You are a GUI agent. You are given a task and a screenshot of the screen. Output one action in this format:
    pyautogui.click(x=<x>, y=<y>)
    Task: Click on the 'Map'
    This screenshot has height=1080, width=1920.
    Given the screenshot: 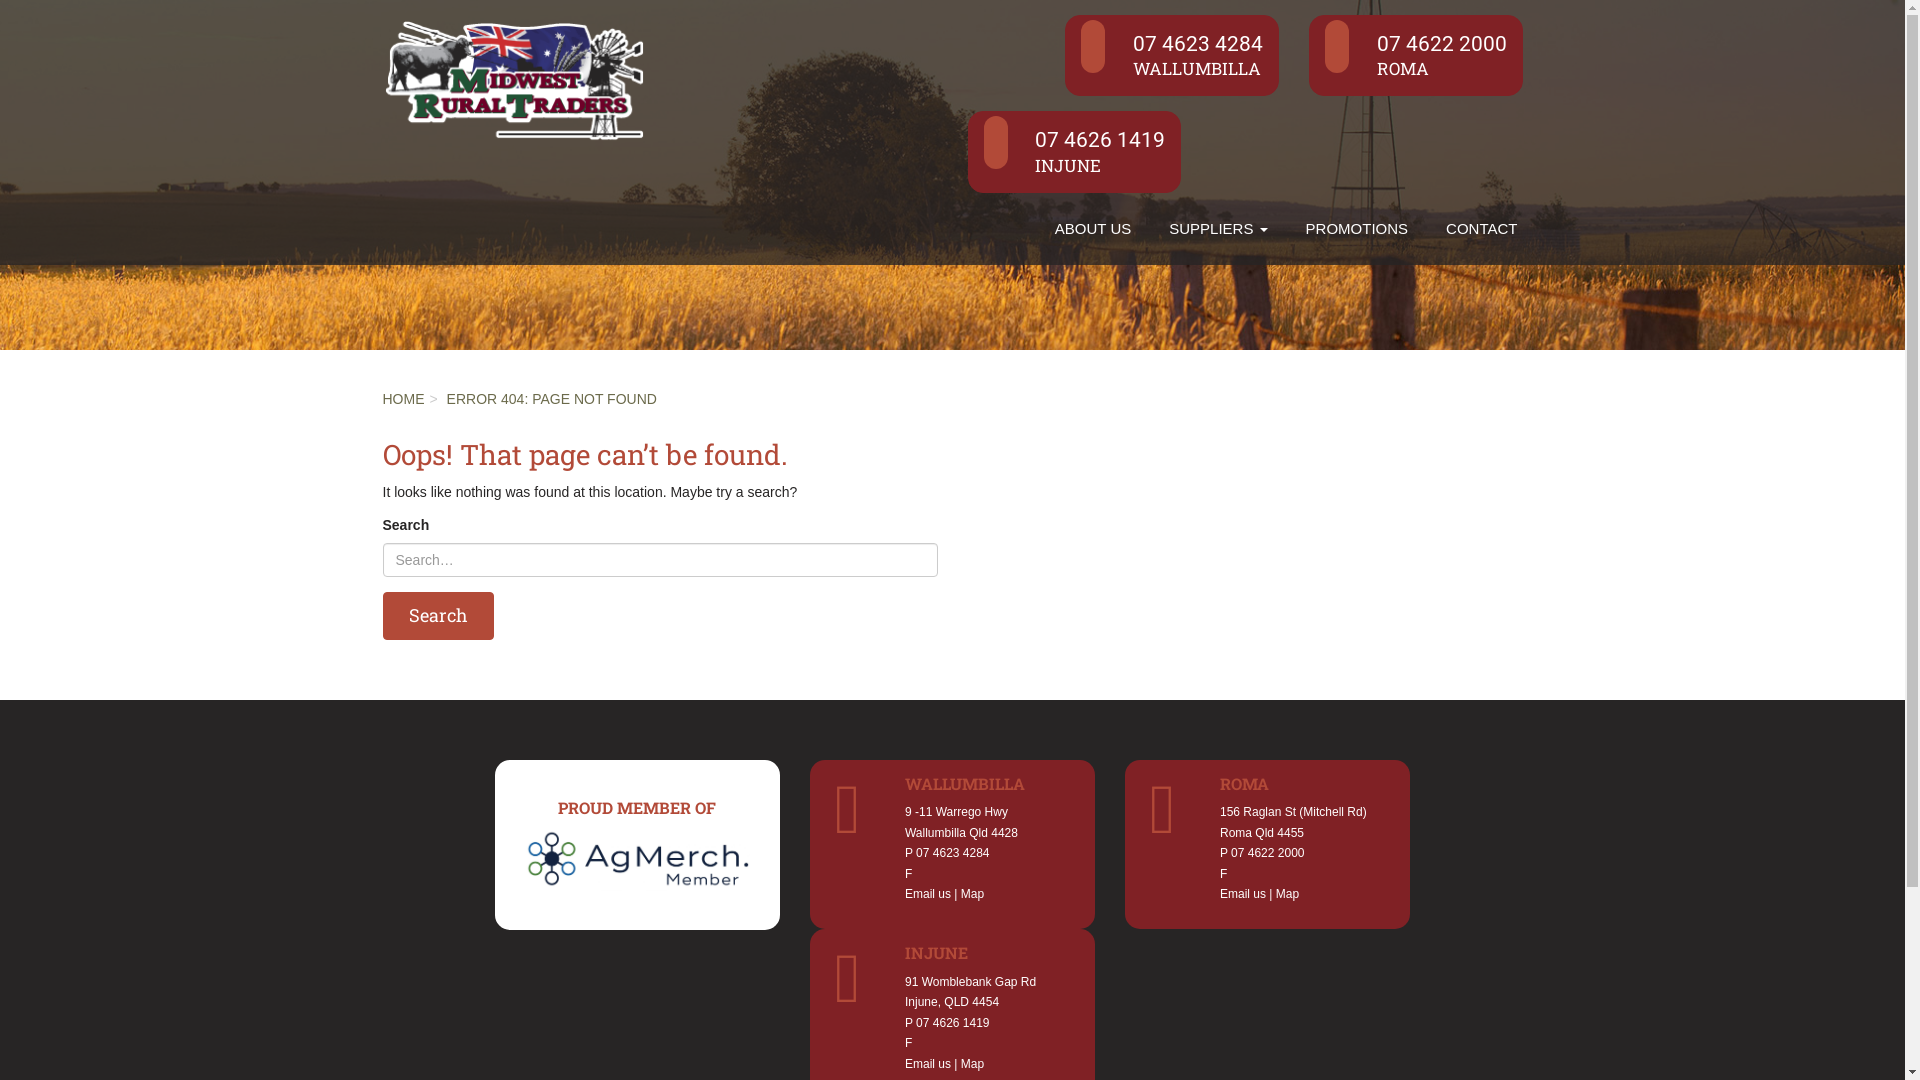 What is the action you would take?
    pyautogui.click(x=1287, y=893)
    